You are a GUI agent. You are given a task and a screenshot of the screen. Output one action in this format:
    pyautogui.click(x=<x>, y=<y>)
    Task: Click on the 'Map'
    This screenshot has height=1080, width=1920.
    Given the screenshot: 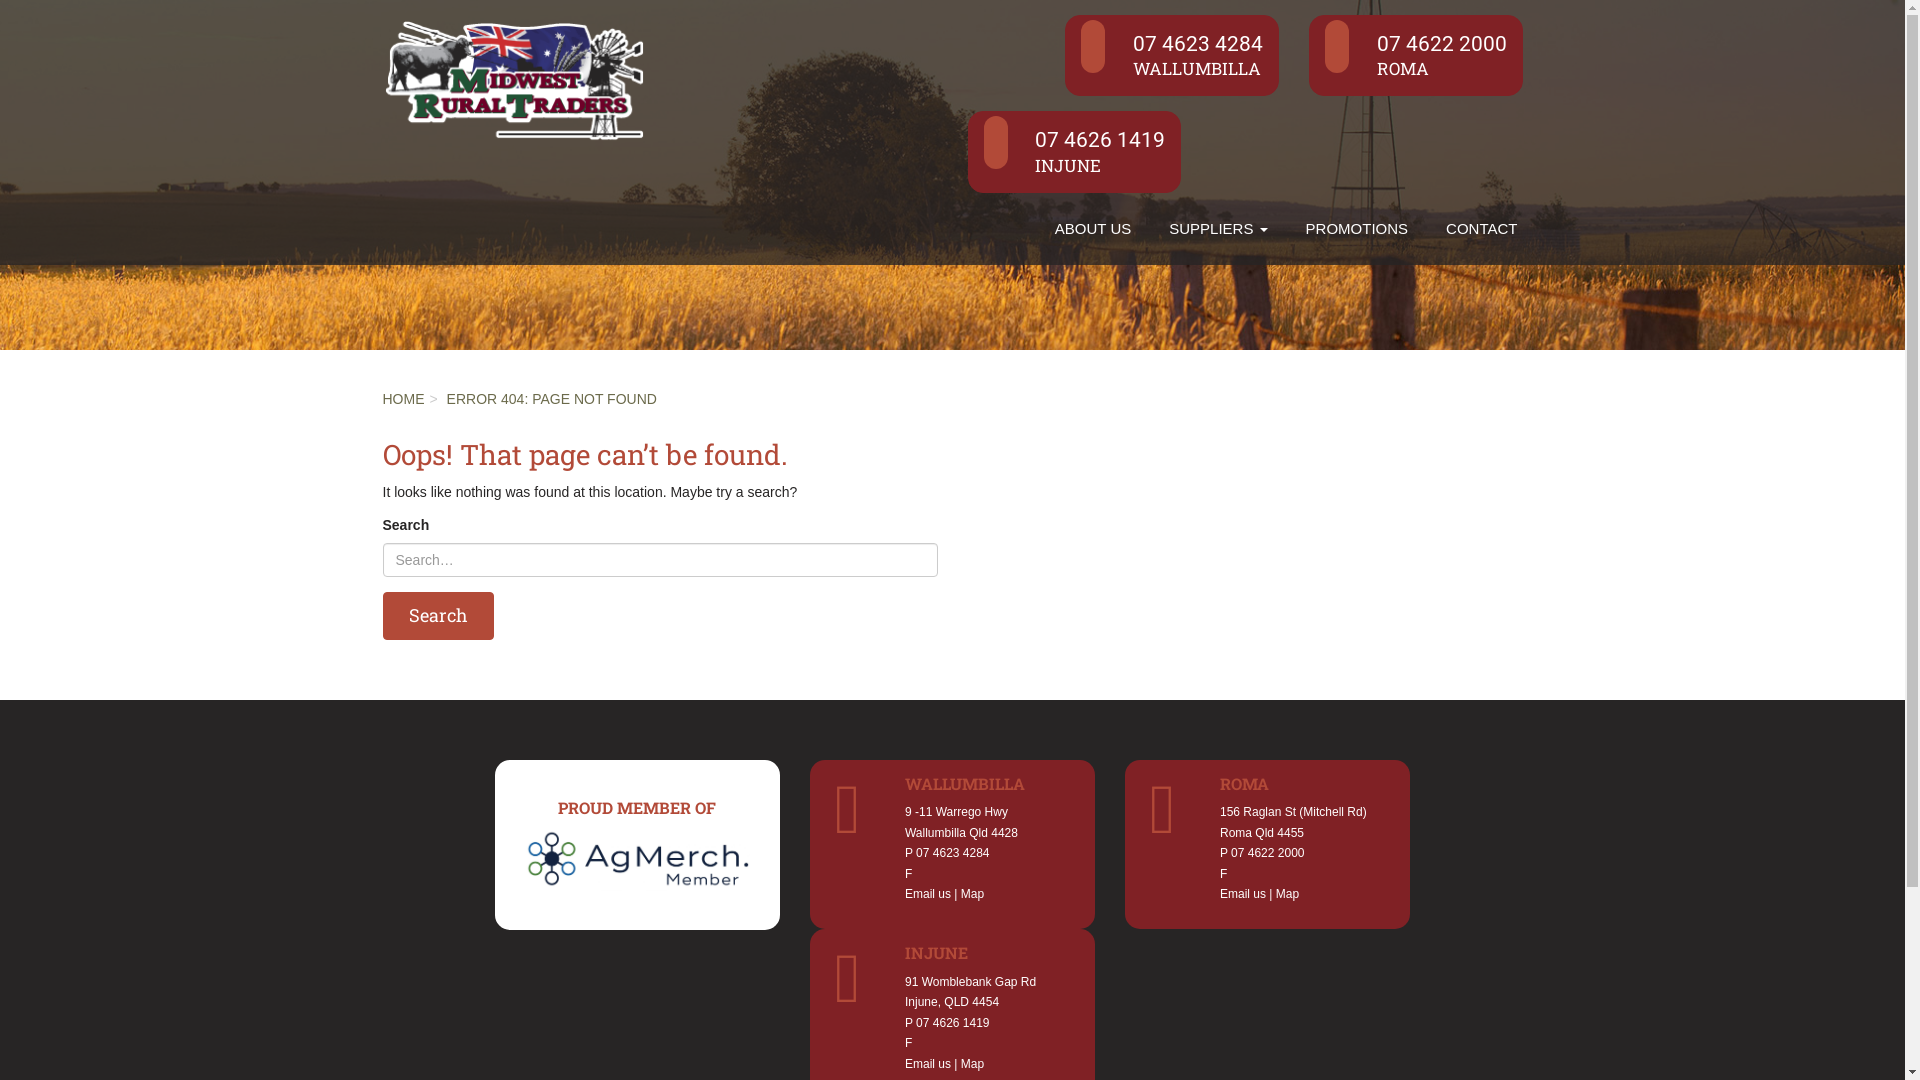 What is the action you would take?
    pyautogui.click(x=1287, y=893)
    